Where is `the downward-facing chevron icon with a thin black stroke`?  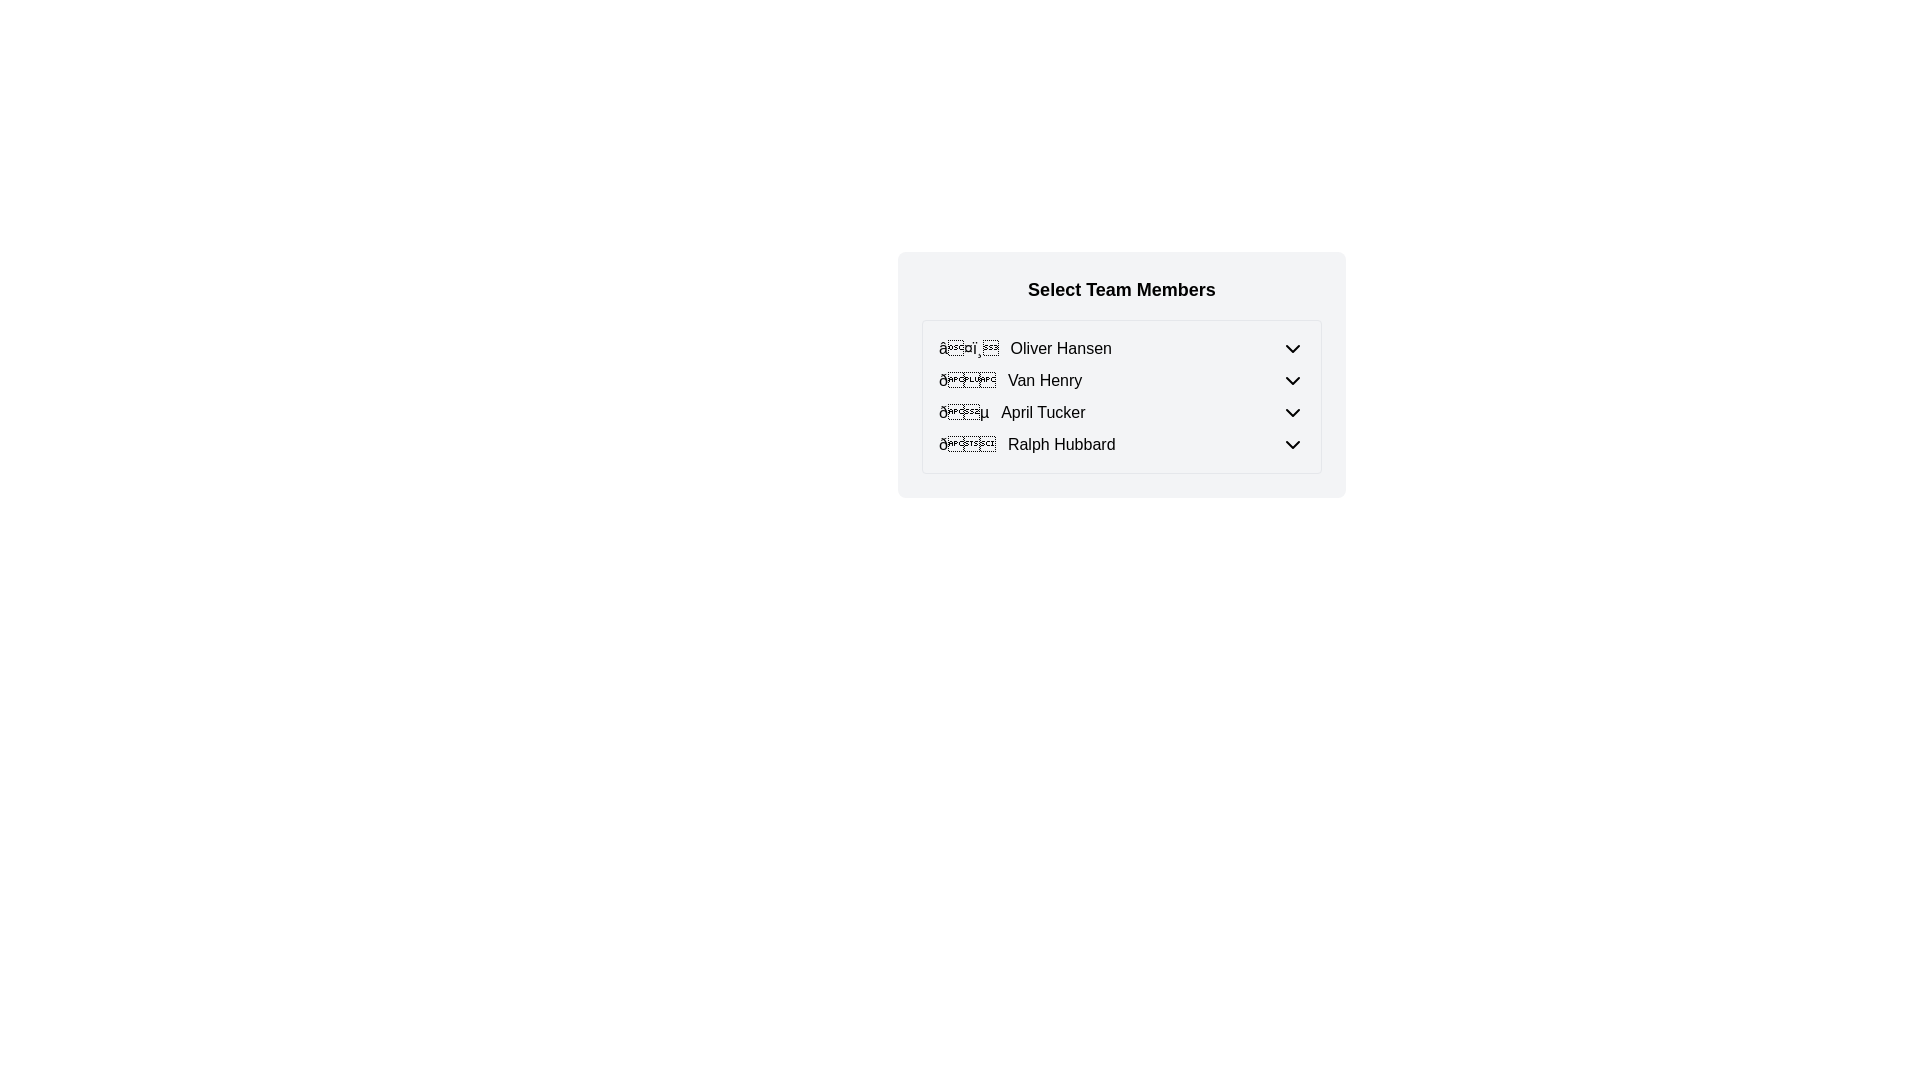
the downward-facing chevron icon with a thin black stroke is located at coordinates (1292, 381).